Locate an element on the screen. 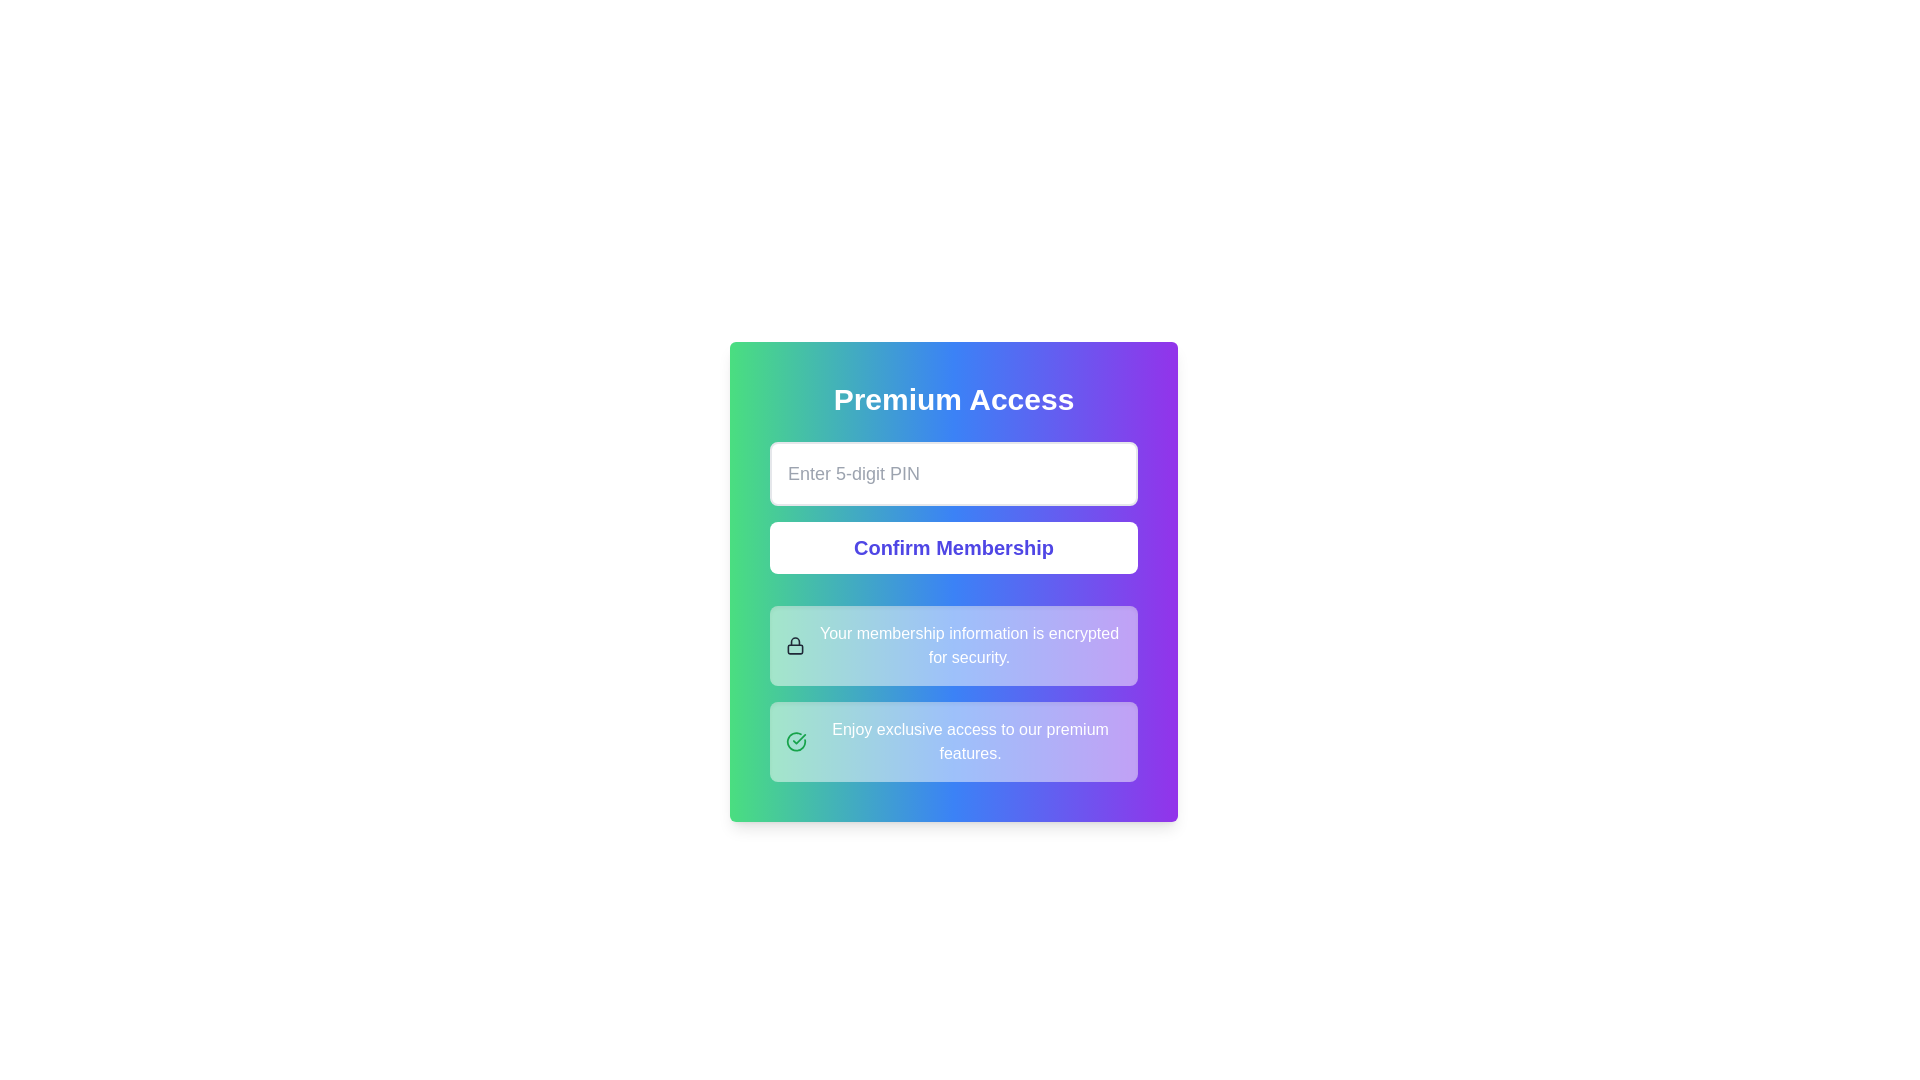 This screenshot has width=1920, height=1080. the circular SVG icon in the bottom-right corner of the context card that indicates confirmed or available information regarding exclusive premium access is located at coordinates (798, 739).